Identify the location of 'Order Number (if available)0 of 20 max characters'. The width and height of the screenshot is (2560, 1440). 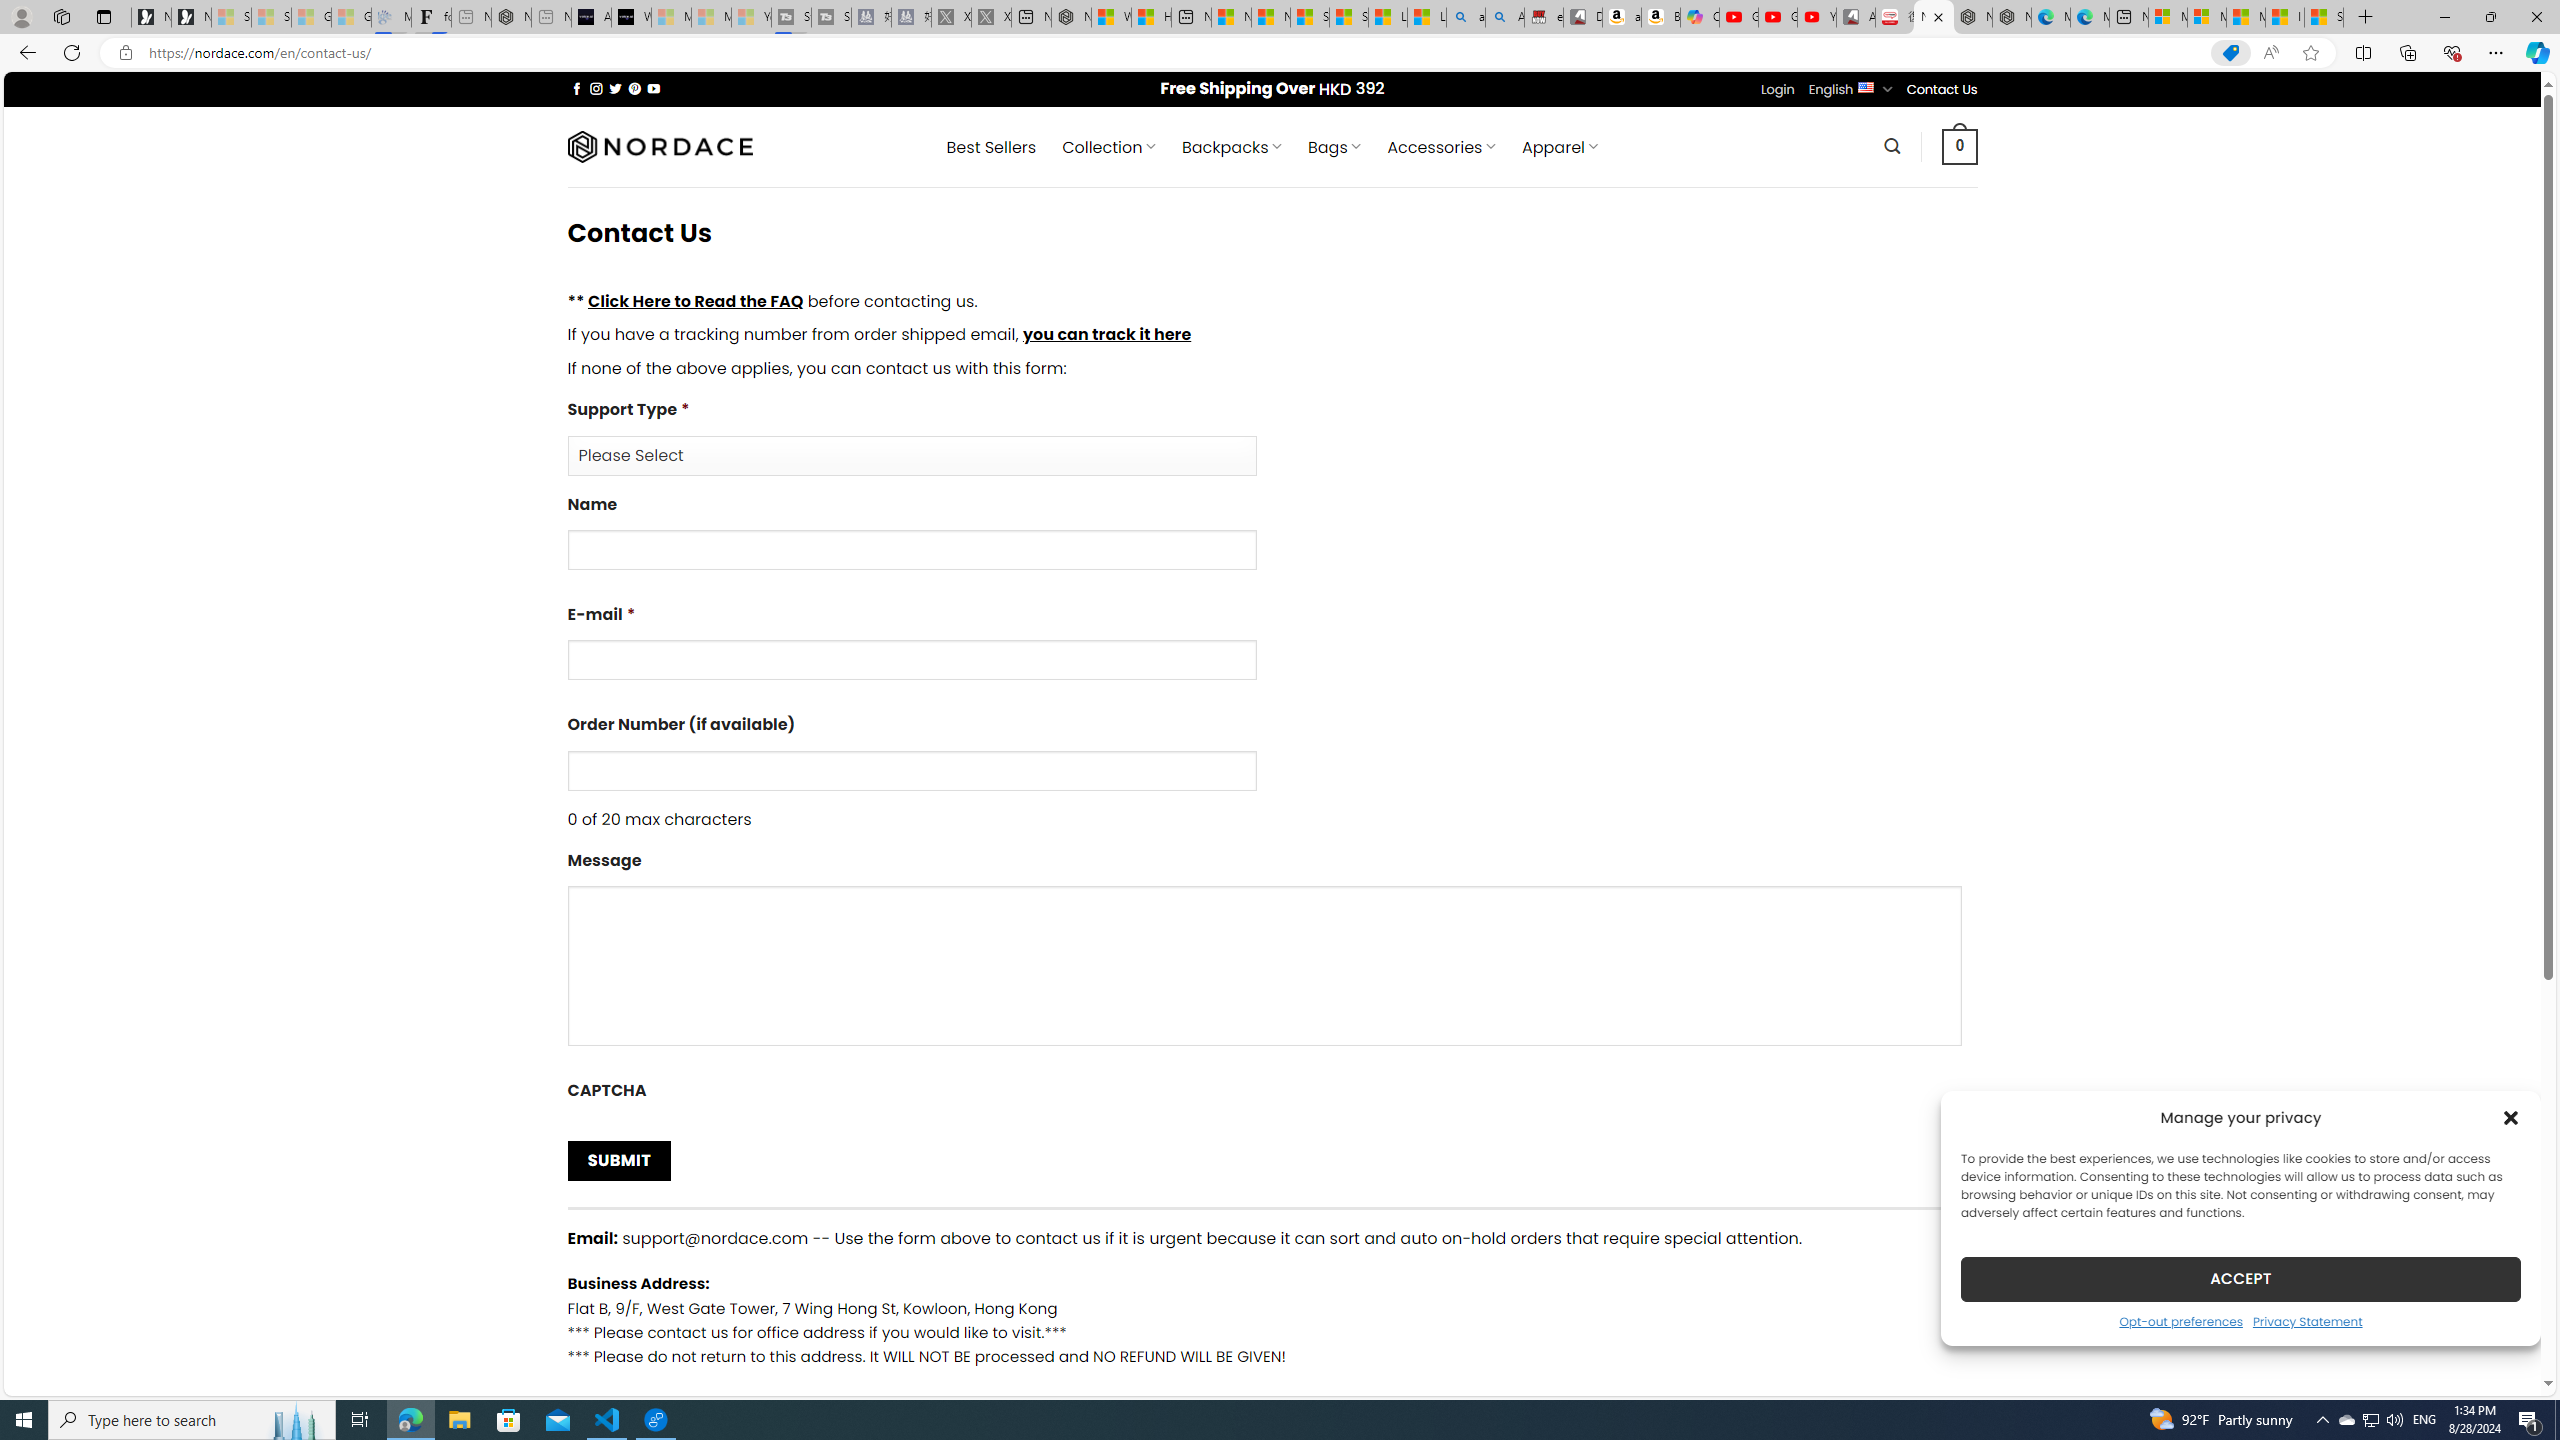
(1271, 770).